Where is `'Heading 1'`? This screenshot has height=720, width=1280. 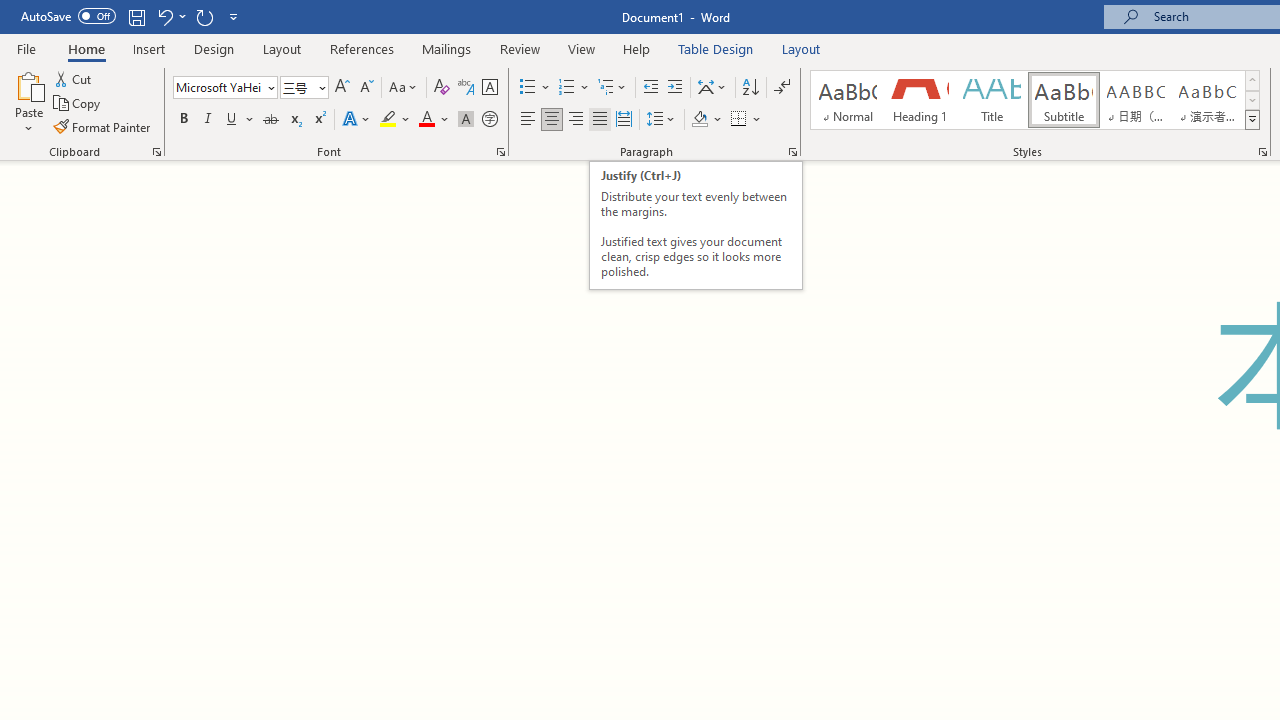
'Heading 1' is located at coordinates (919, 100).